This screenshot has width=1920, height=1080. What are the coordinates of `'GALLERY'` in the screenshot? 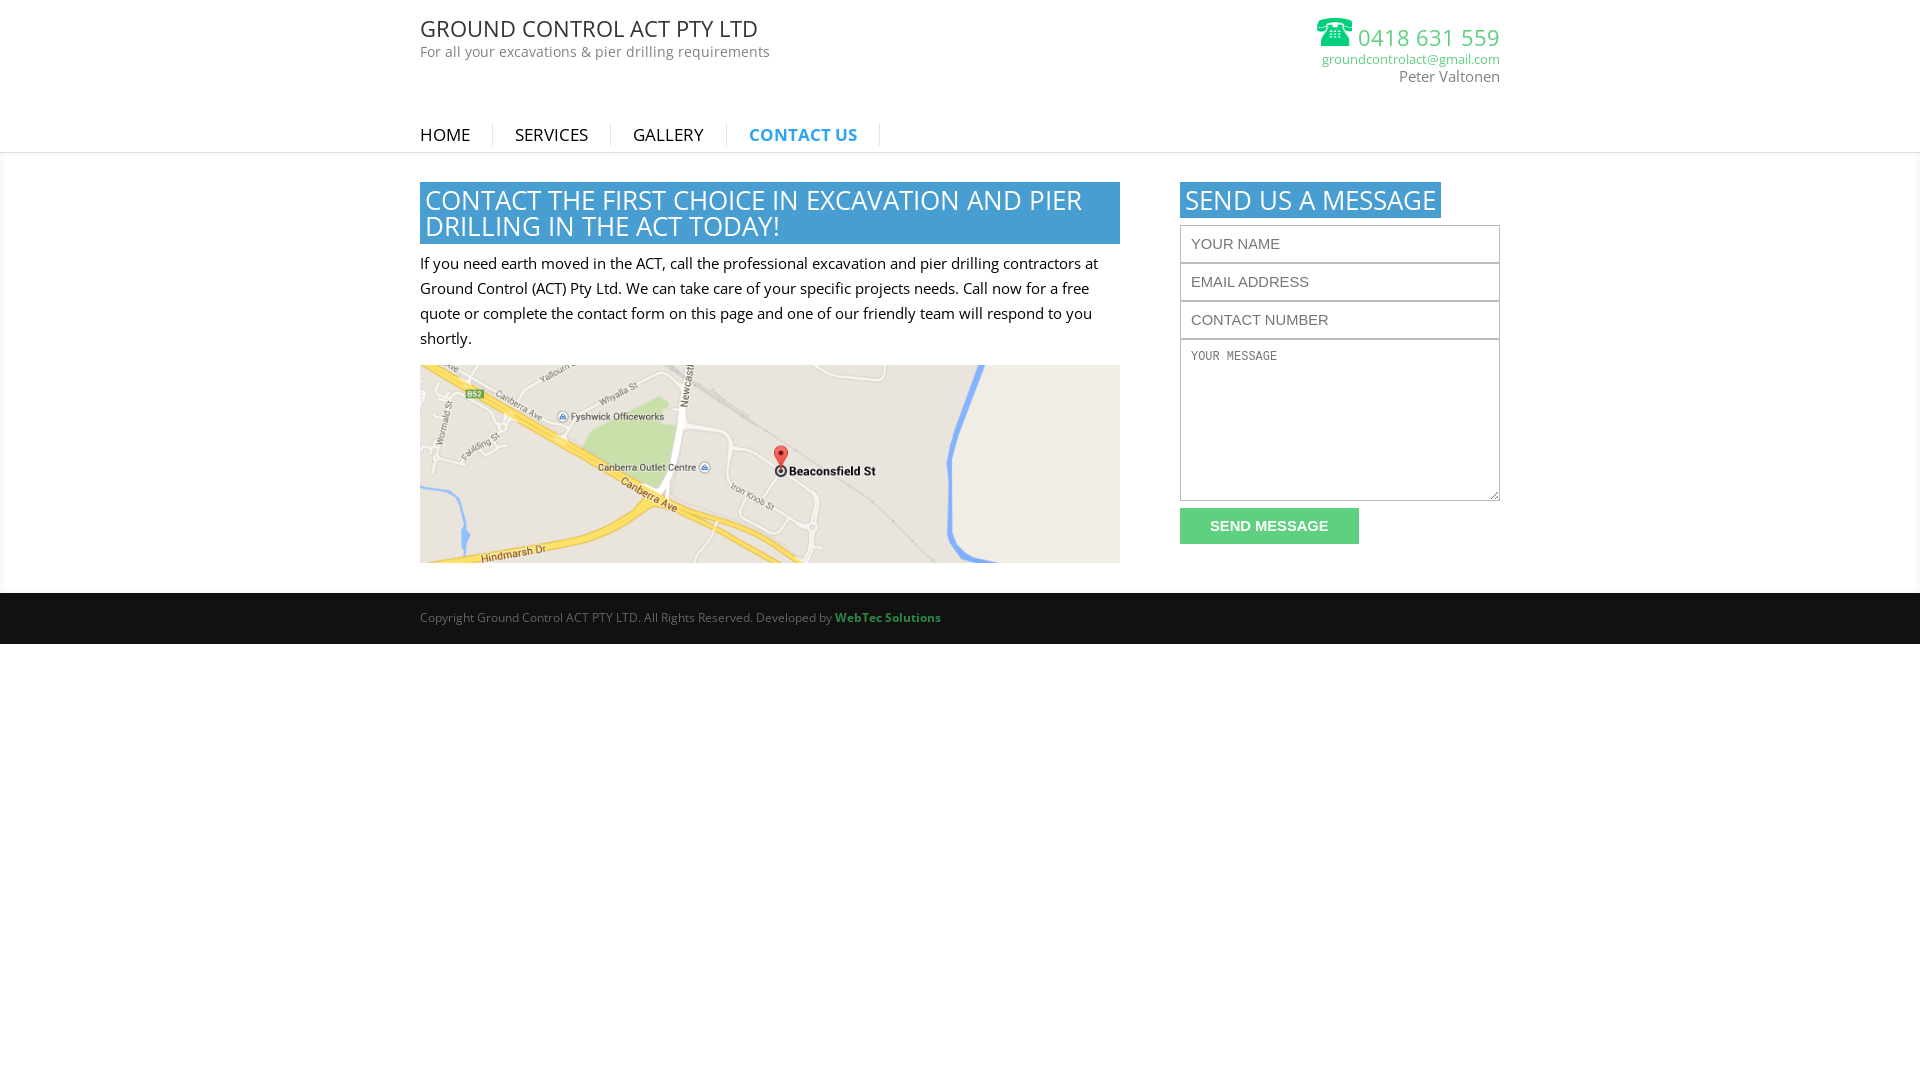 It's located at (680, 134).